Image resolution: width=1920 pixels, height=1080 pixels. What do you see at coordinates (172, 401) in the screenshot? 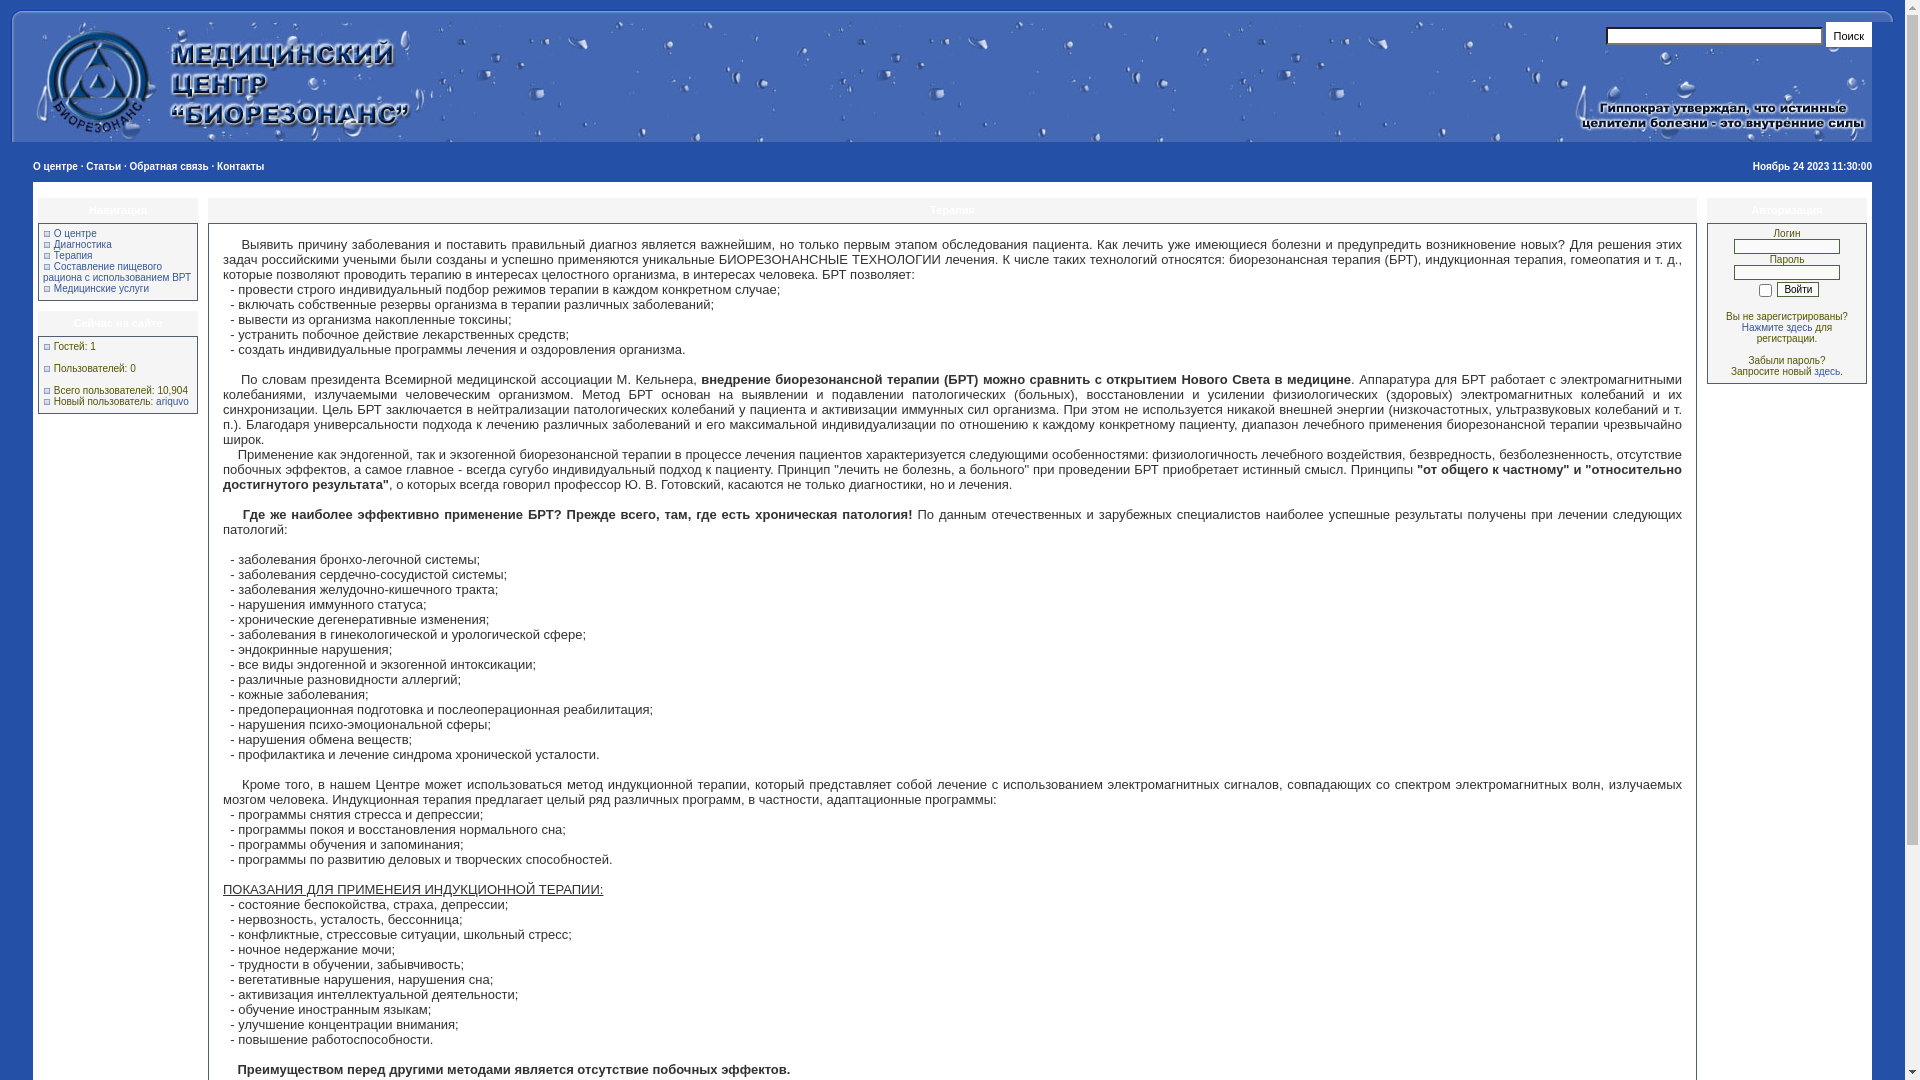
I see `'ariquvo'` at bounding box center [172, 401].